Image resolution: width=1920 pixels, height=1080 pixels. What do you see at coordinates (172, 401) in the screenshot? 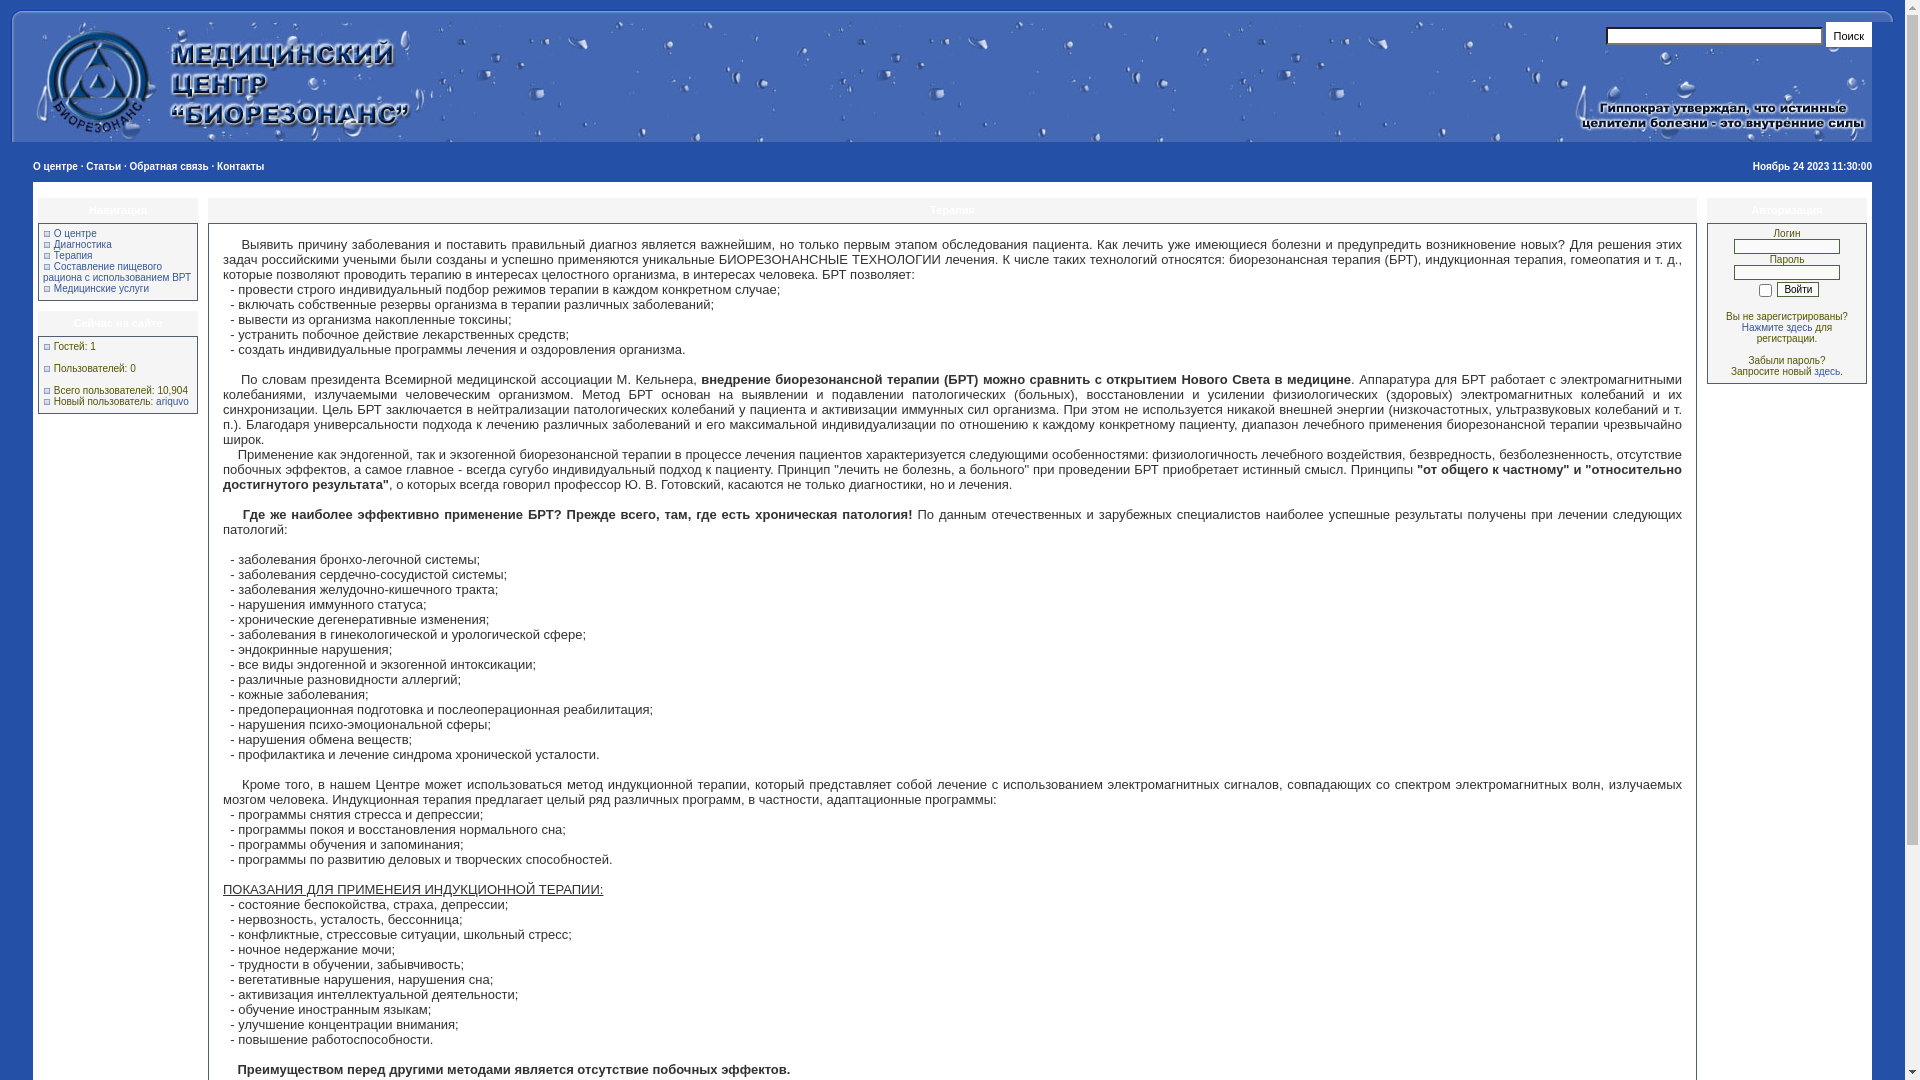
I see `'ariquvo'` at bounding box center [172, 401].